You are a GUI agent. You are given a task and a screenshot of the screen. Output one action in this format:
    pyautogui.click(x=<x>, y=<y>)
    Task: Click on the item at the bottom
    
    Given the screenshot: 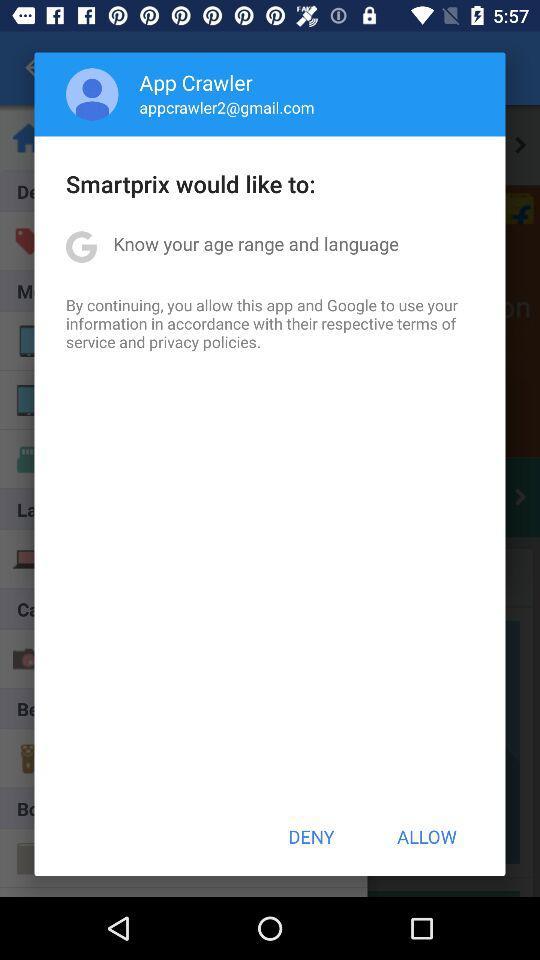 What is the action you would take?
    pyautogui.click(x=311, y=836)
    